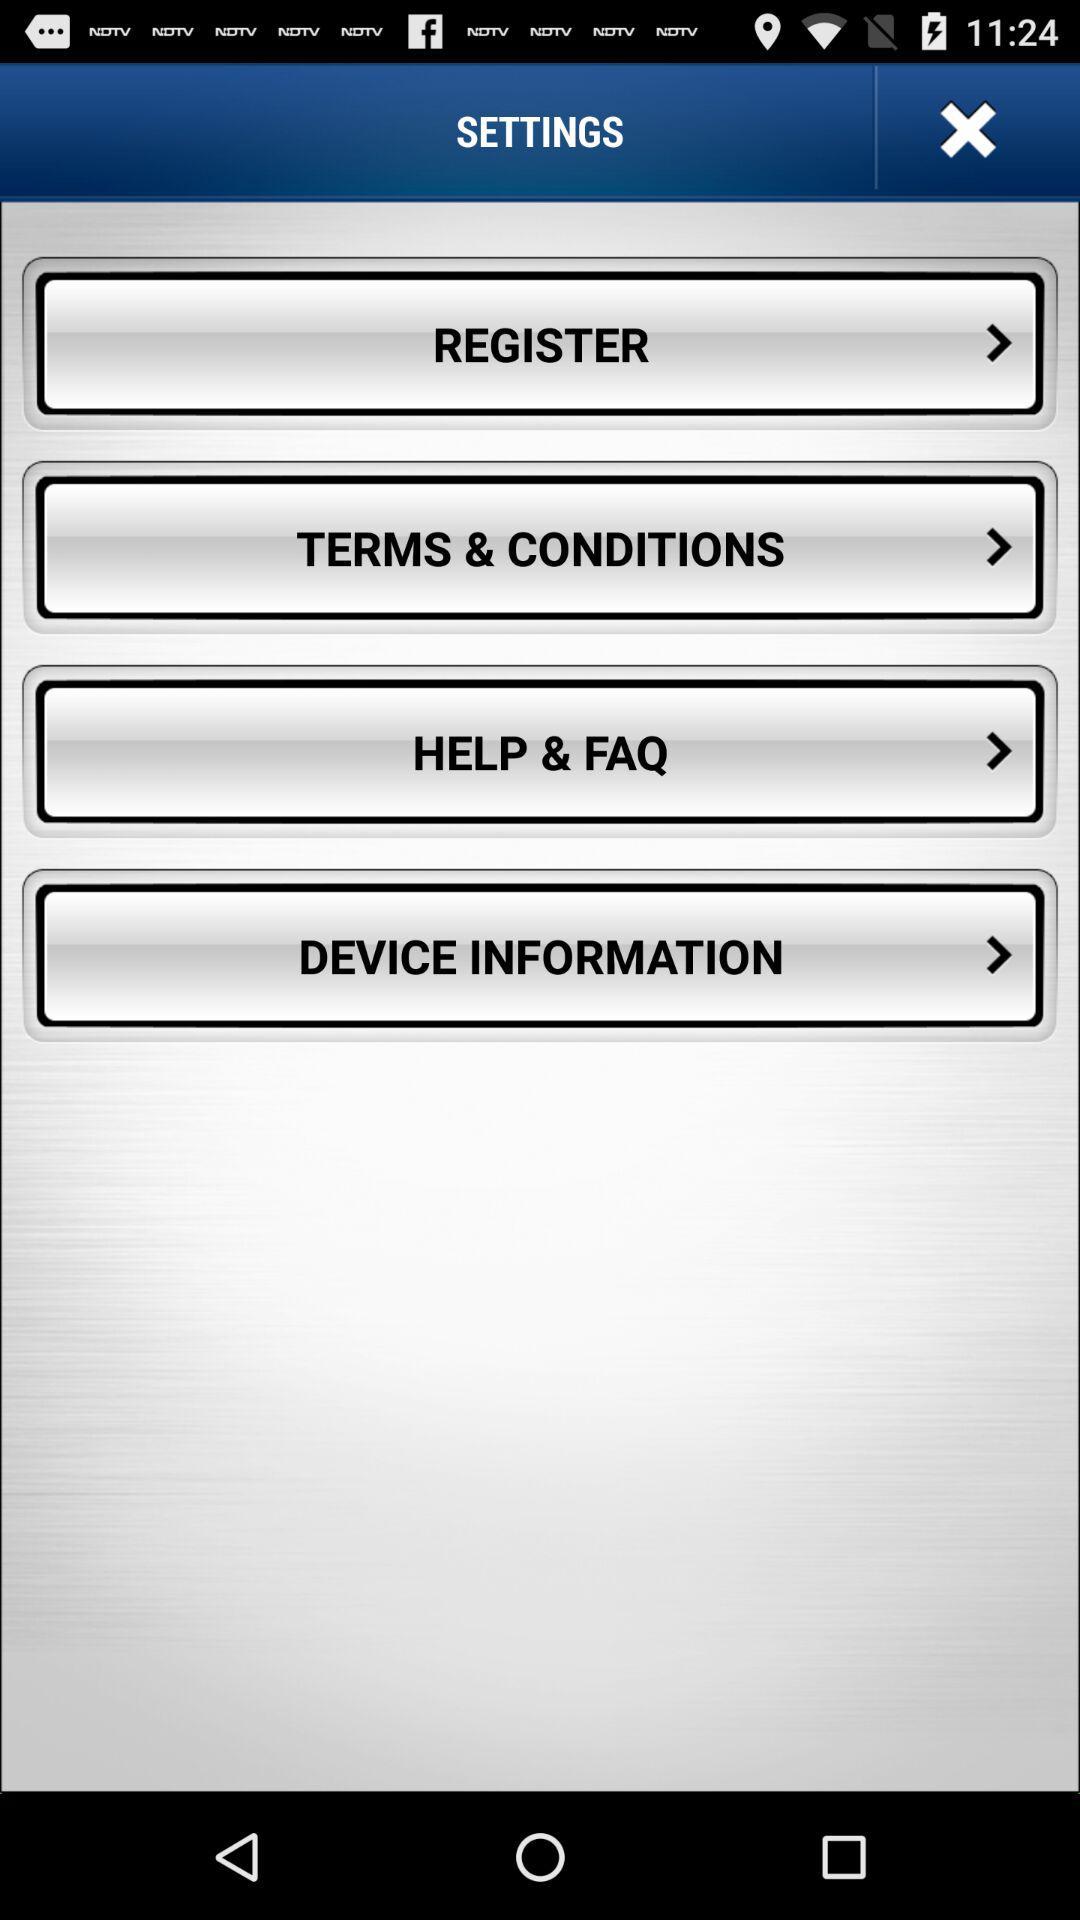  Describe the element at coordinates (540, 751) in the screenshot. I see `item above the device information button` at that location.